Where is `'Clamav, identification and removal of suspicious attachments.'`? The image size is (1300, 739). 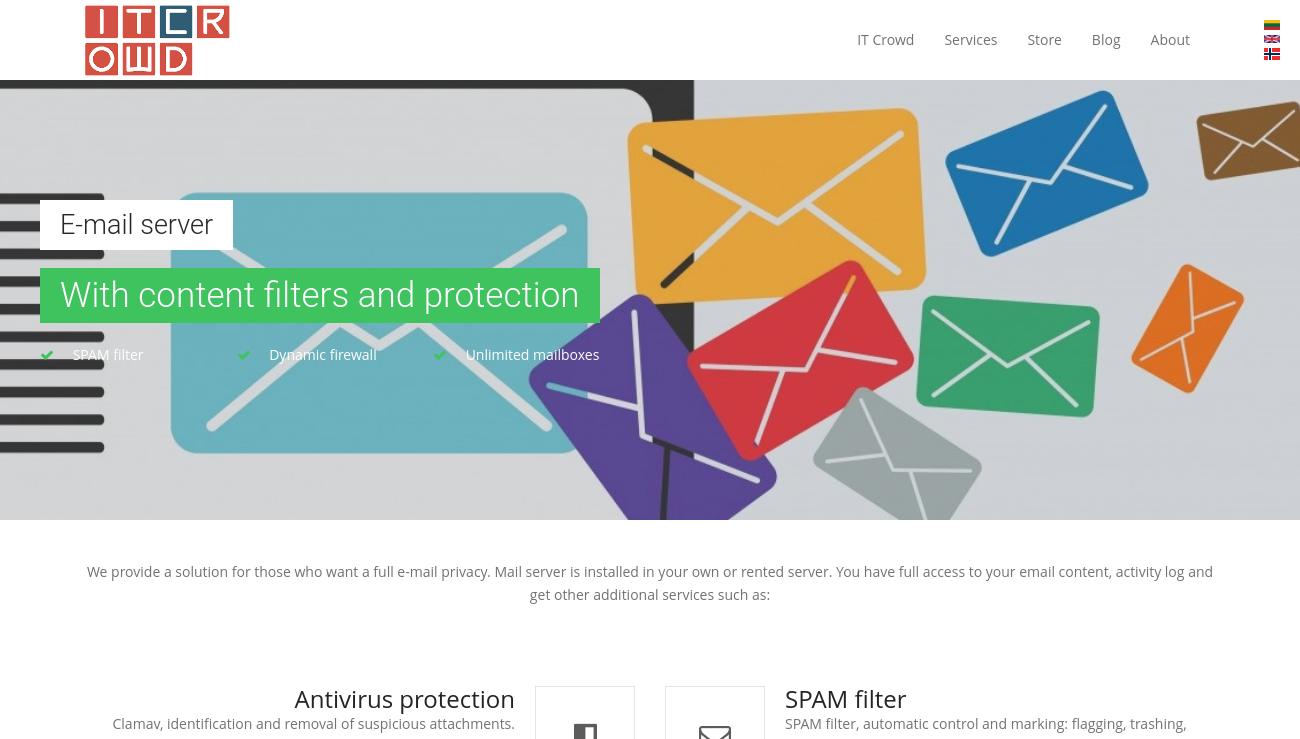
'Clamav, identification and removal of suspicious attachments.' is located at coordinates (313, 723).